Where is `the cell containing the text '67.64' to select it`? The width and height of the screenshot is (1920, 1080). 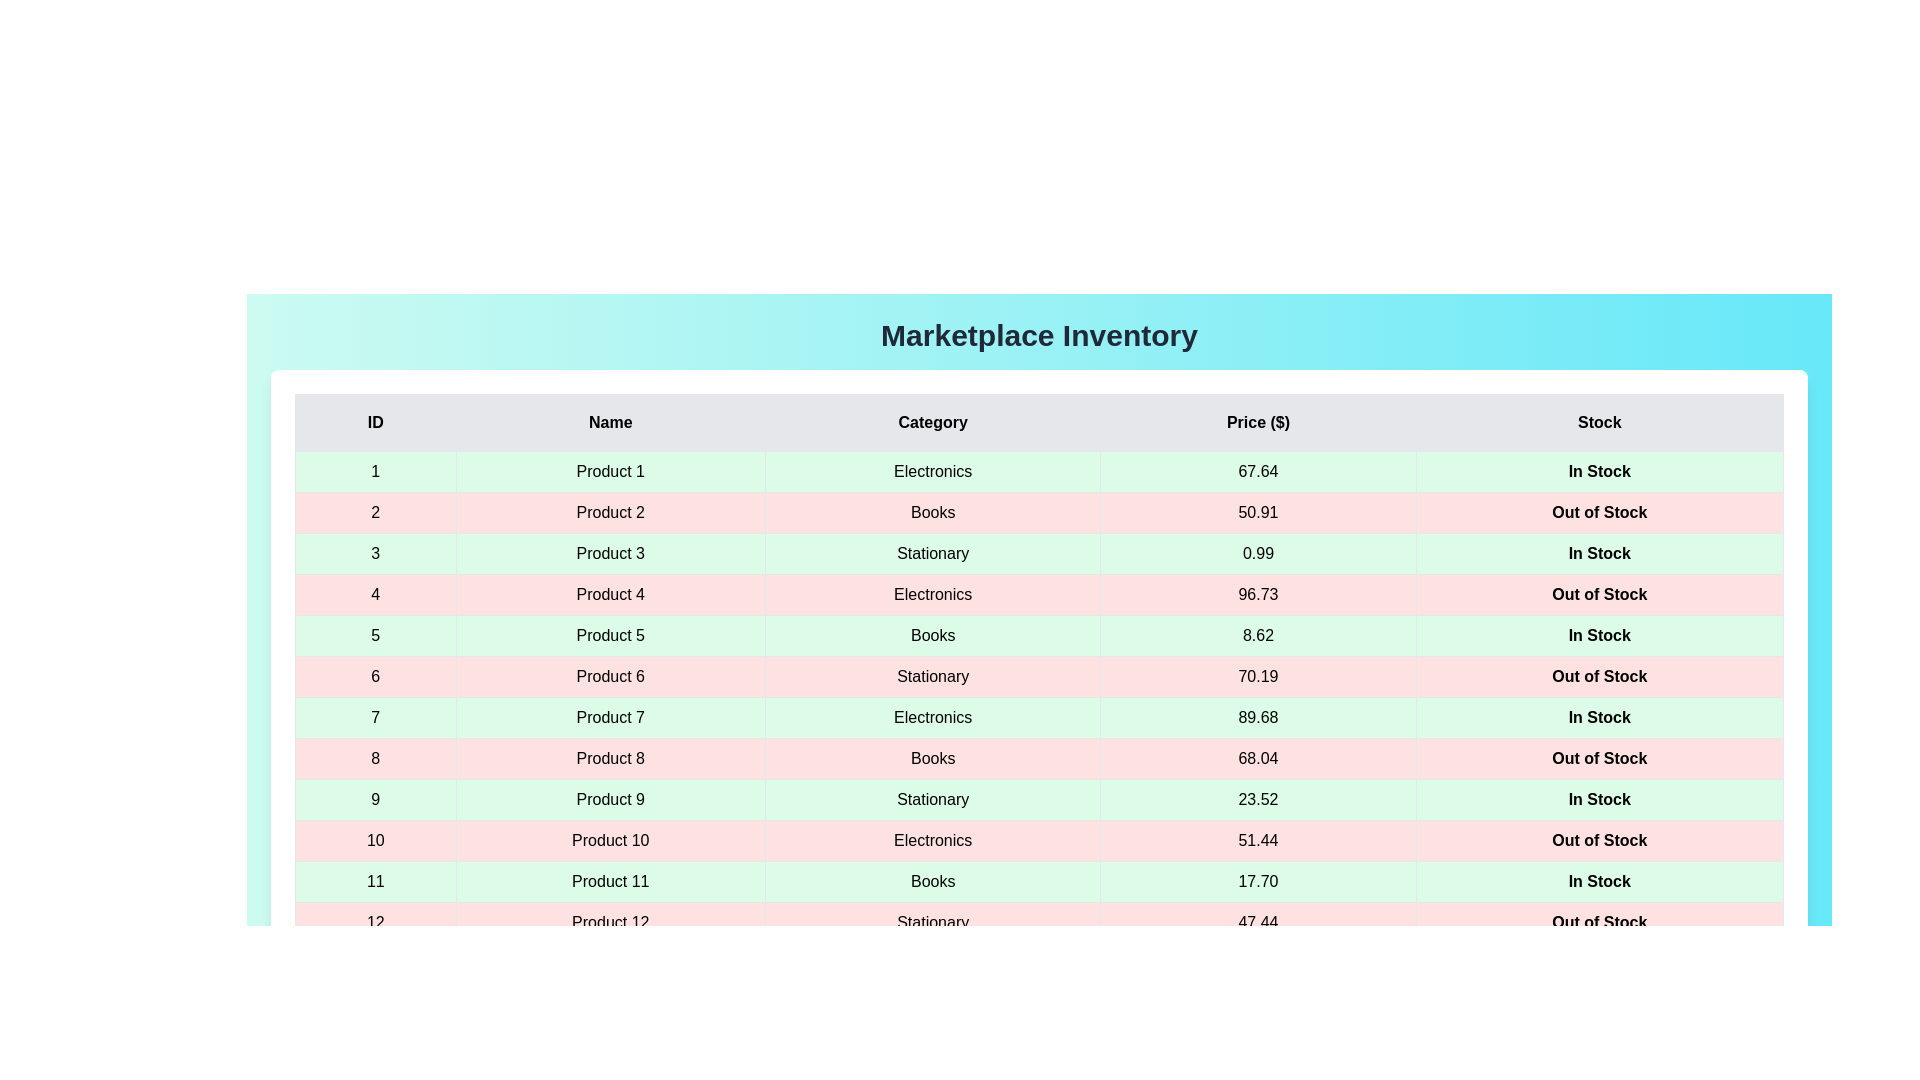
the cell containing the text '67.64' to select it is located at coordinates (1256, 471).